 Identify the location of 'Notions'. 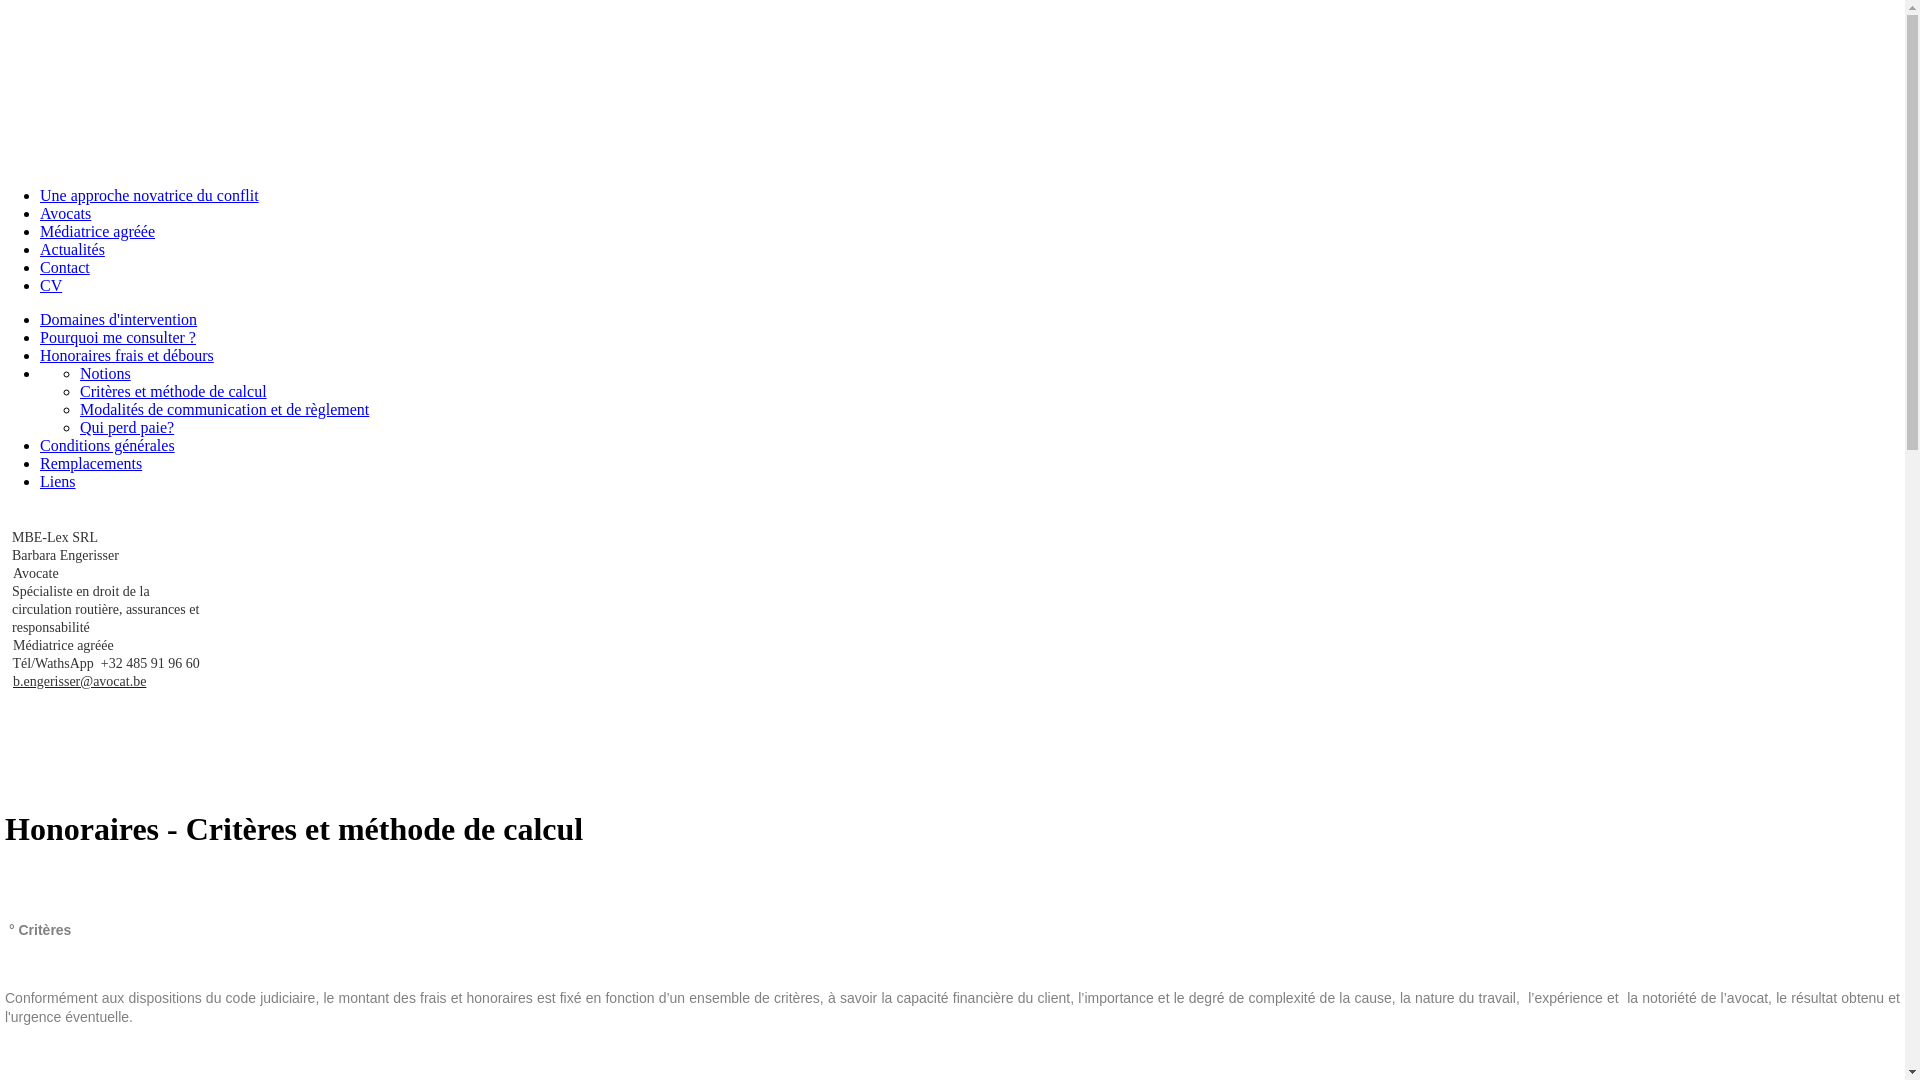
(80, 373).